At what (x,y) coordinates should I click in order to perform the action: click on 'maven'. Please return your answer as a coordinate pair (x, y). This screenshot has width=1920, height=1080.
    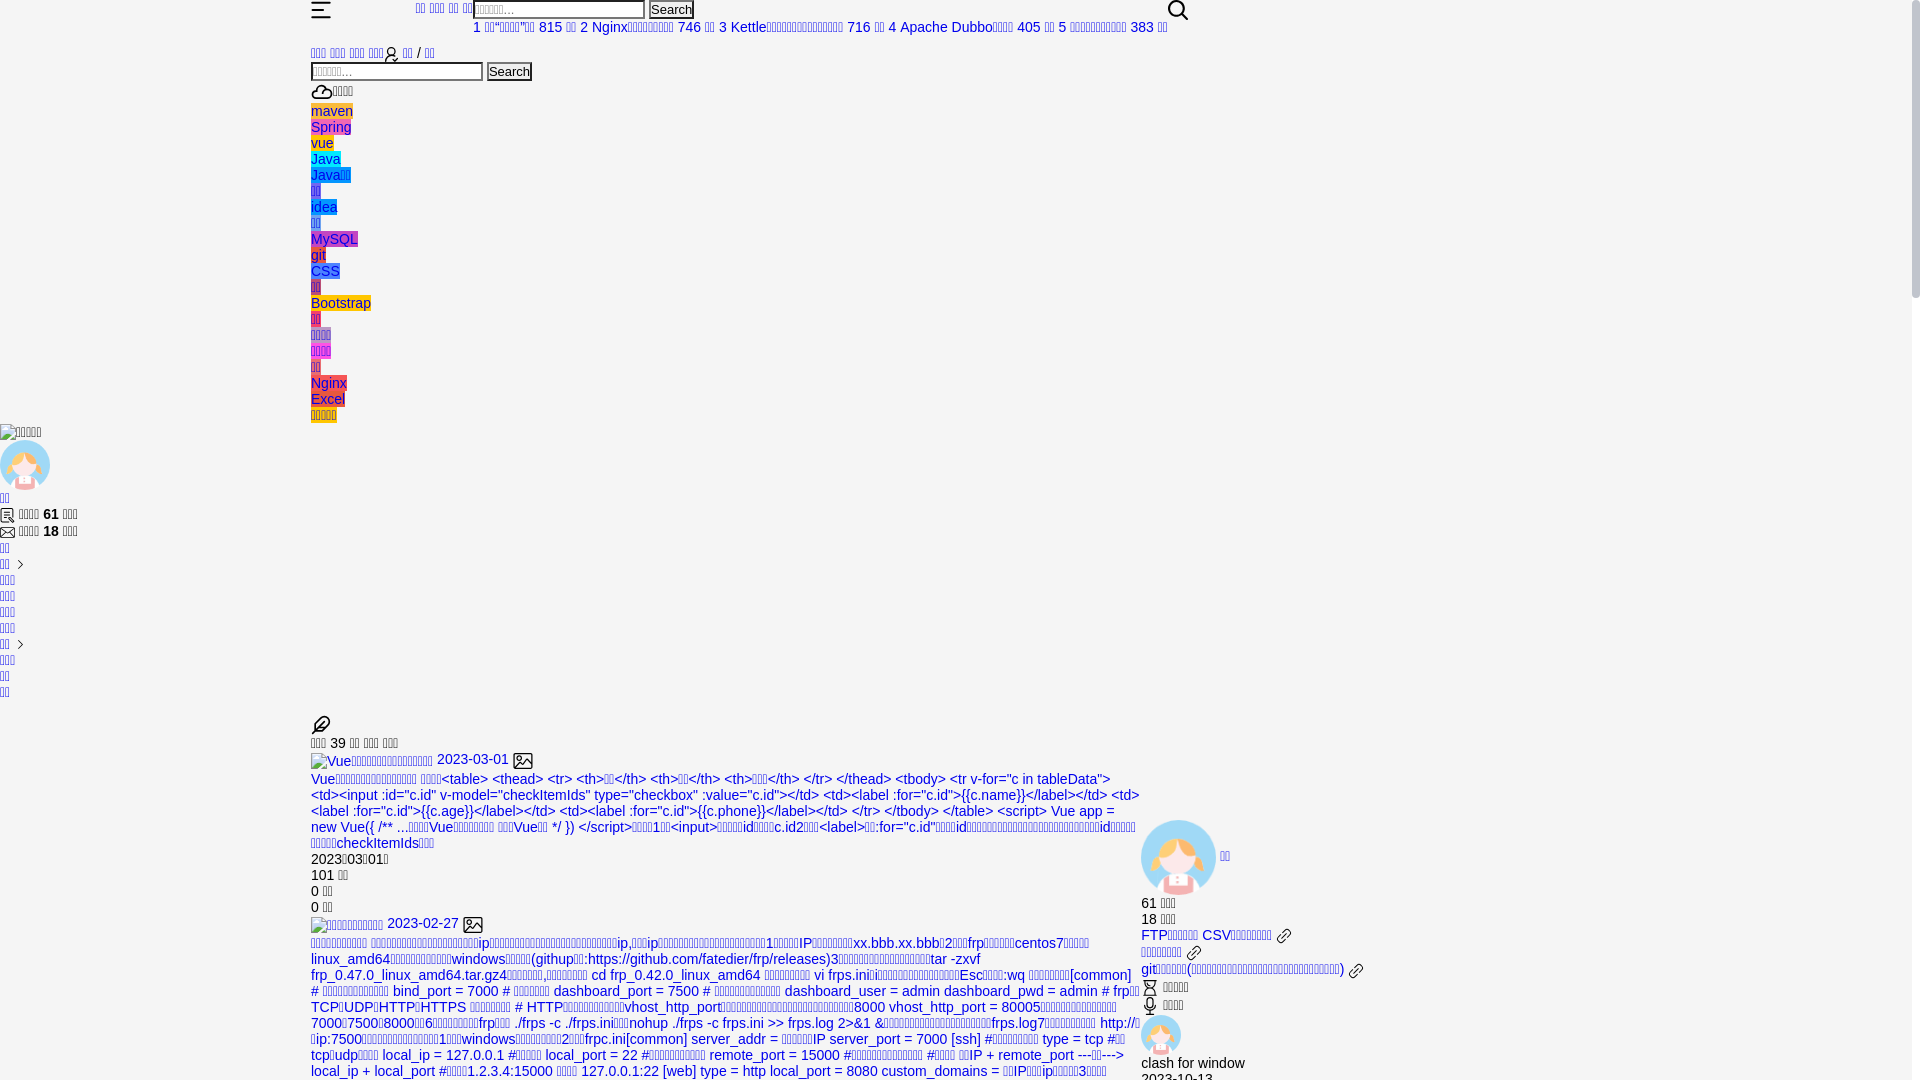
    Looking at the image, I should click on (331, 111).